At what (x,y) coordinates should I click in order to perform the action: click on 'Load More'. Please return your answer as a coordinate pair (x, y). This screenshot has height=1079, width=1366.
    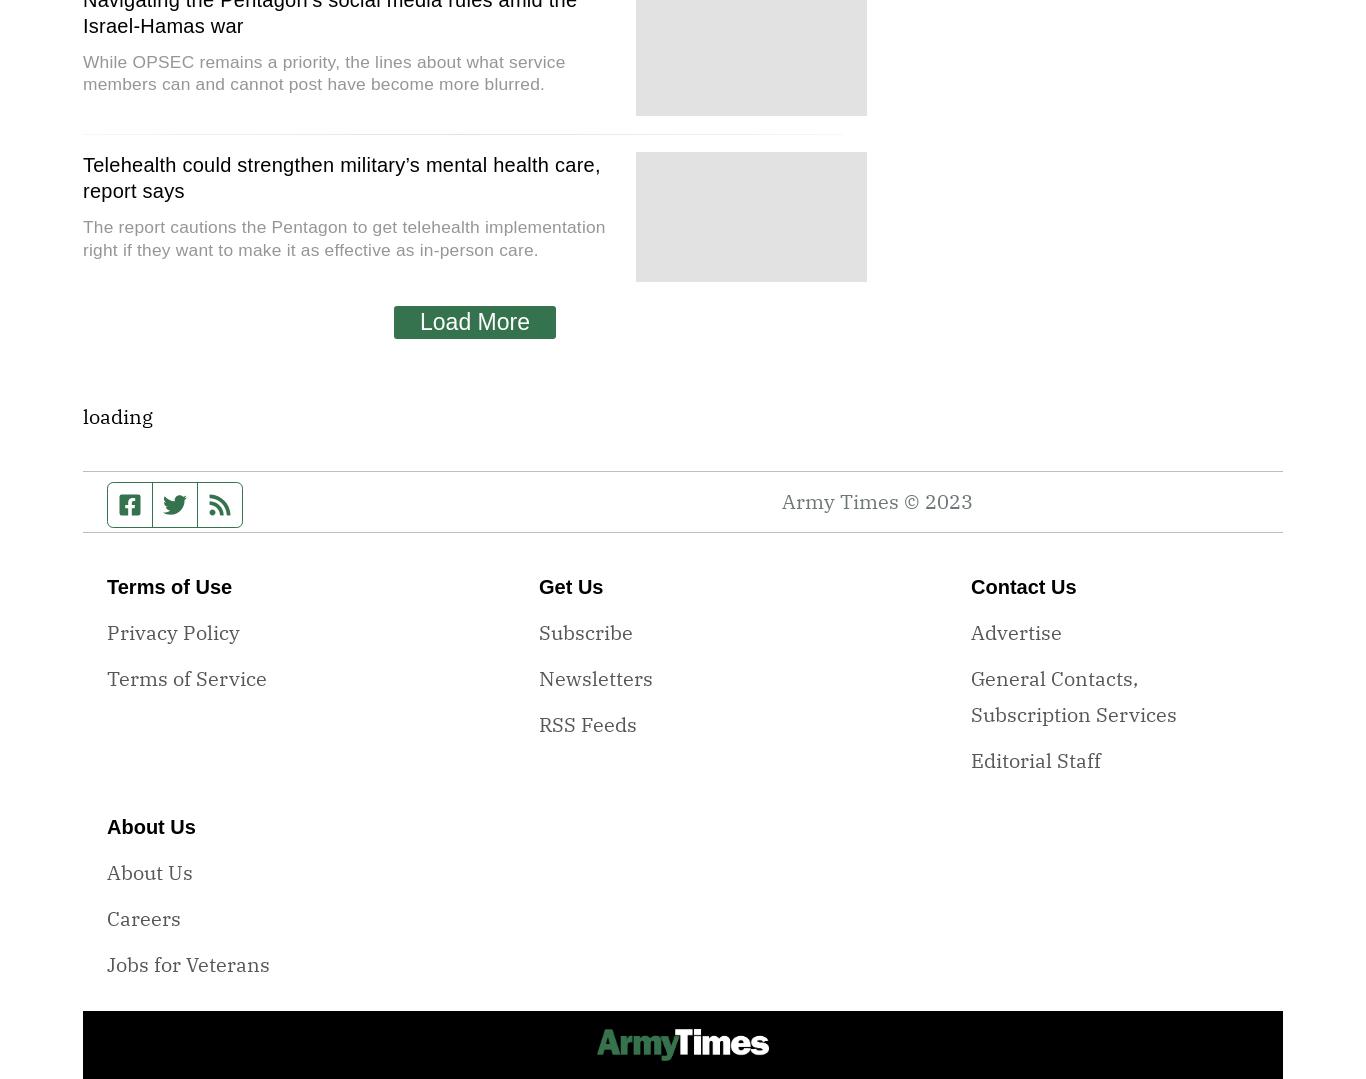
    Looking at the image, I should click on (474, 320).